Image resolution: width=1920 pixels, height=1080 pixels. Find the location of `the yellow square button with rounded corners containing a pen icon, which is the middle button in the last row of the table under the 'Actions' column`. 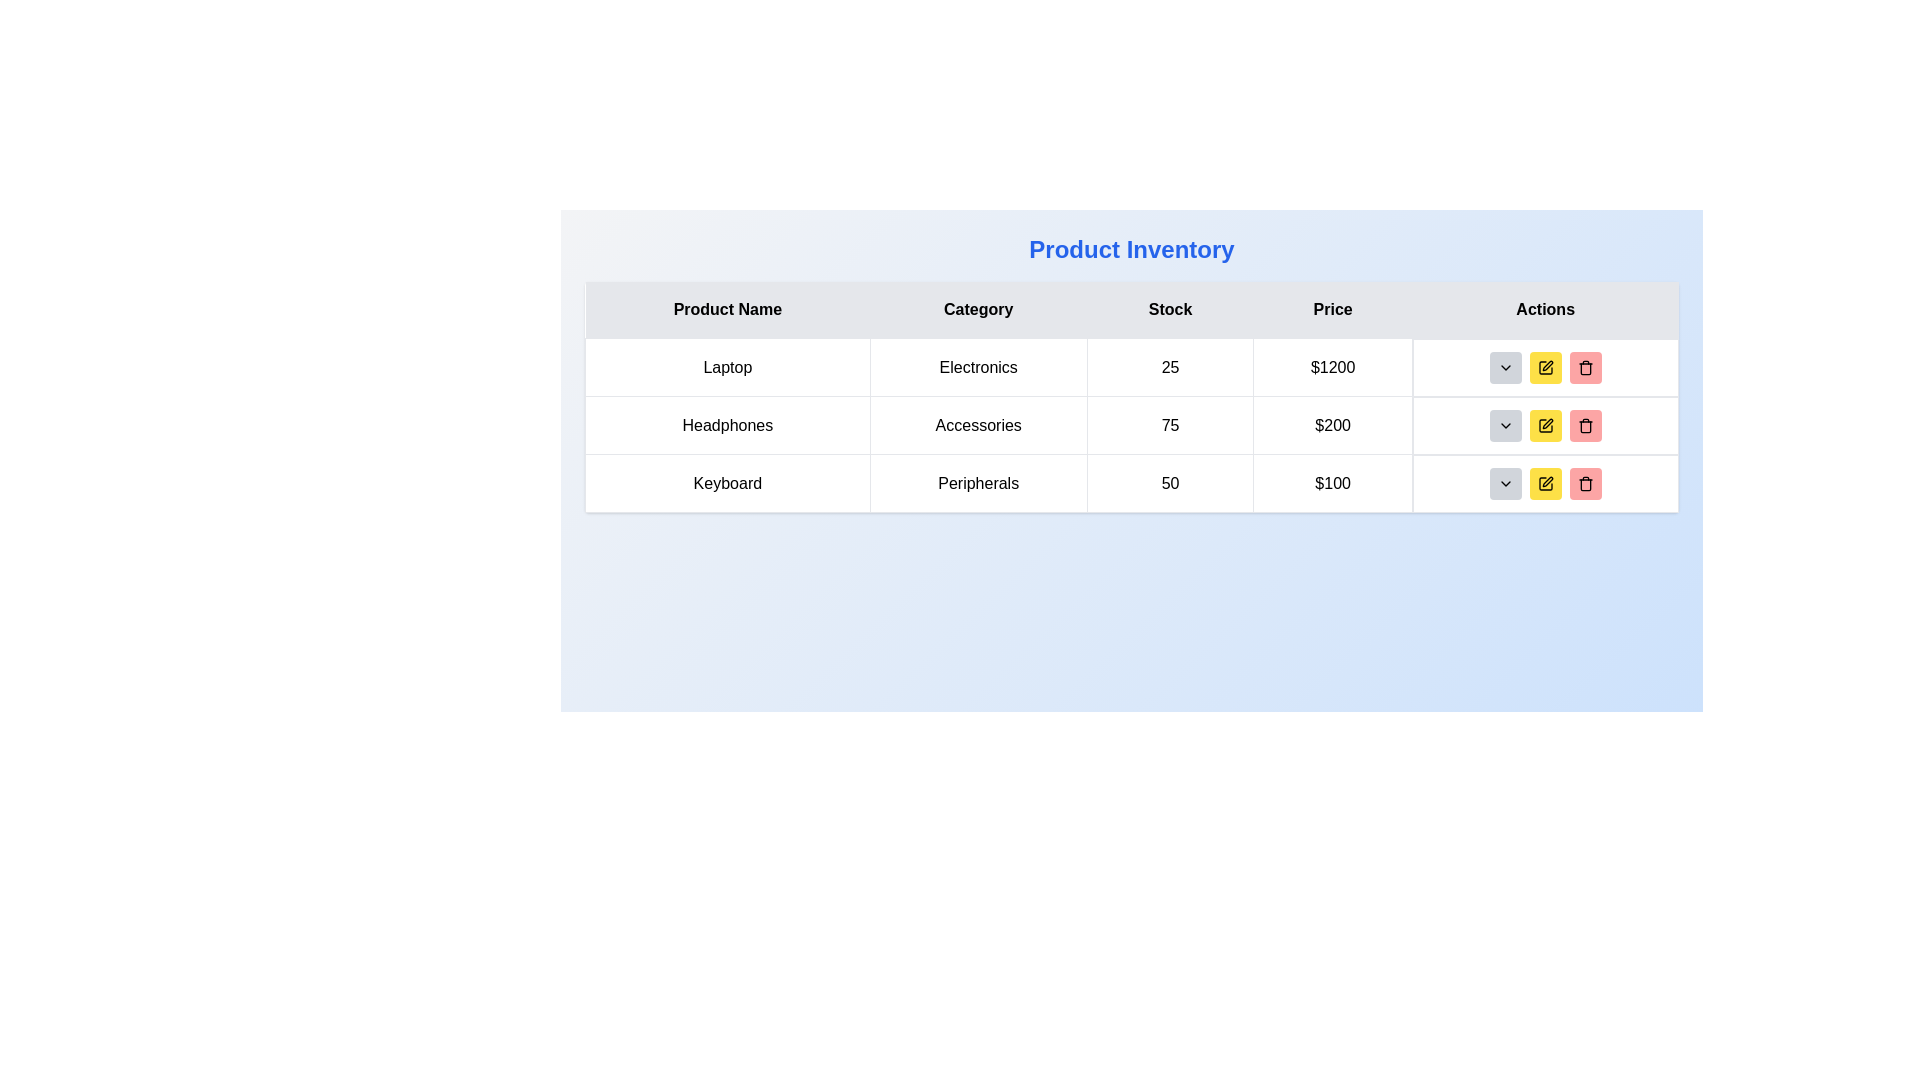

the yellow square button with rounded corners containing a pen icon, which is the middle button in the last row of the table under the 'Actions' column is located at coordinates (1544, 483).